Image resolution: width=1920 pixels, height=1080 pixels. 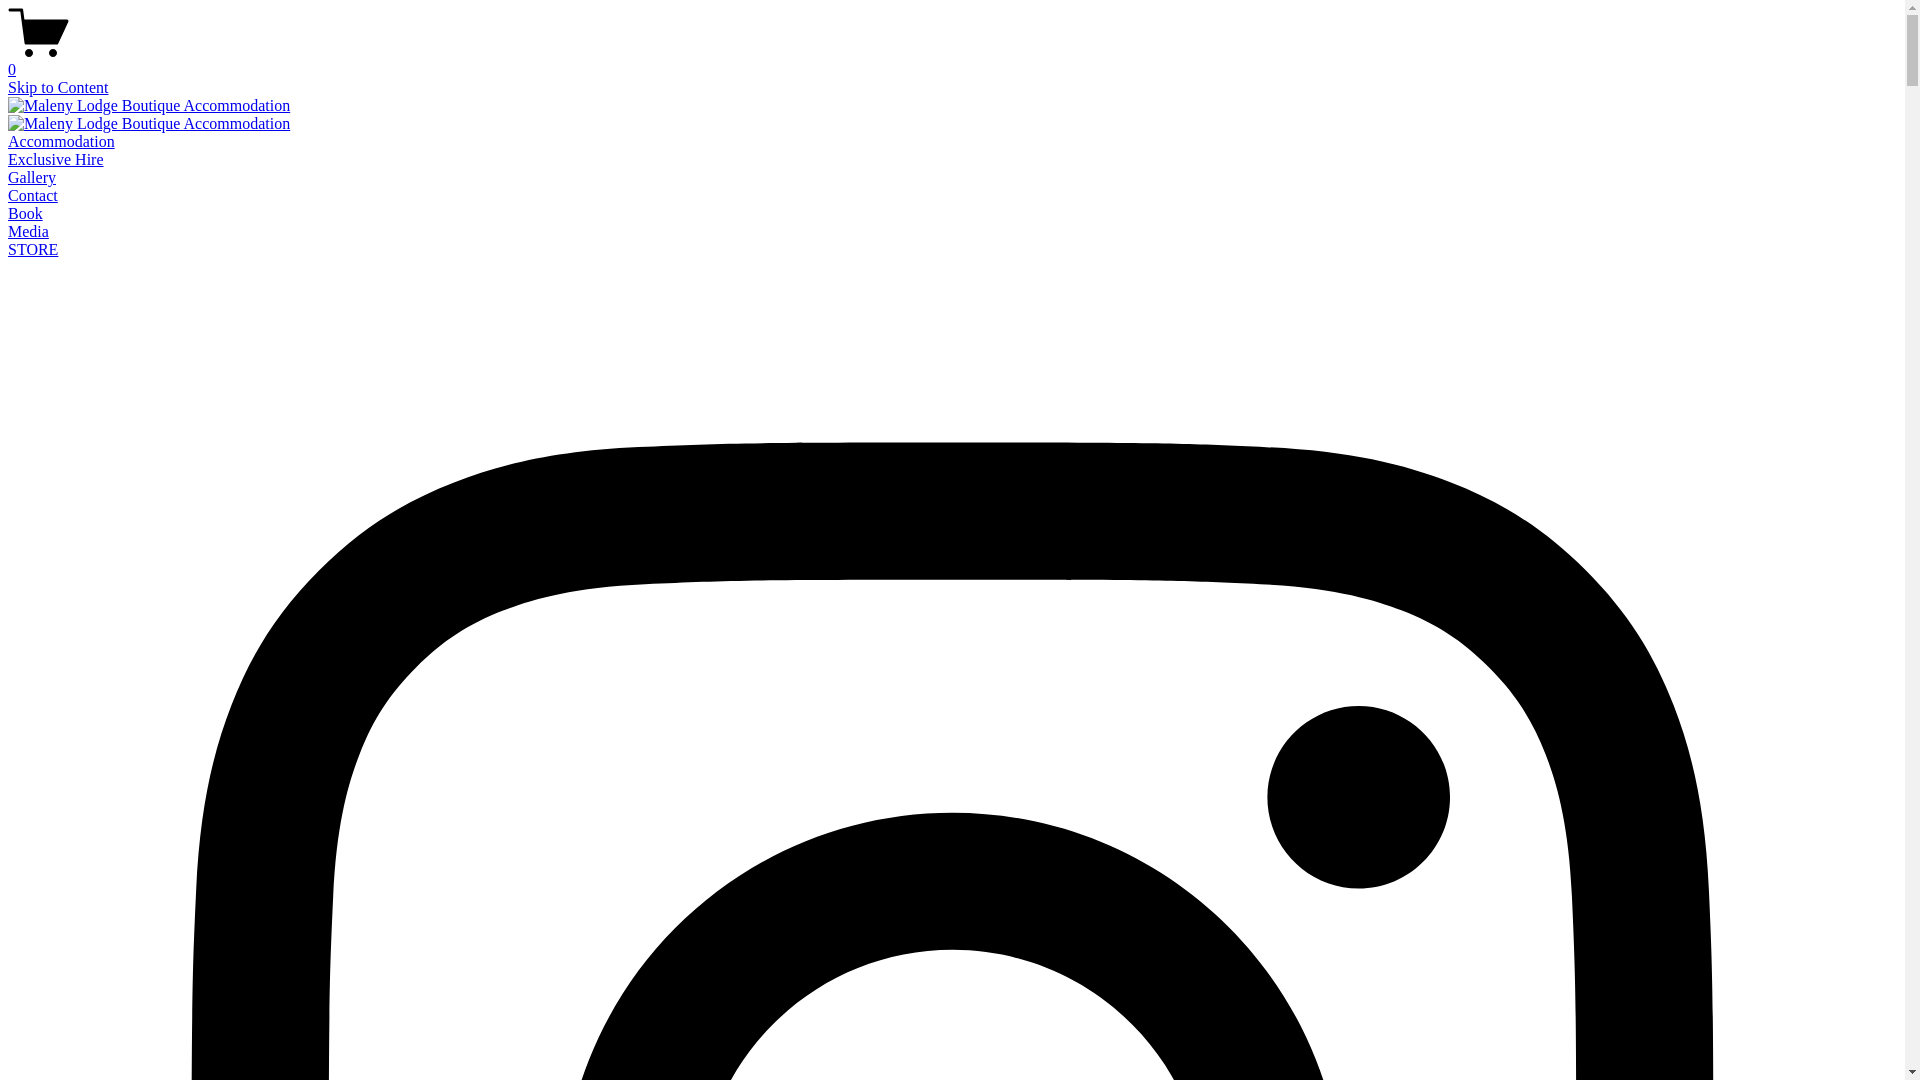 I want to click on 'Book', so click(x=25, y=213).